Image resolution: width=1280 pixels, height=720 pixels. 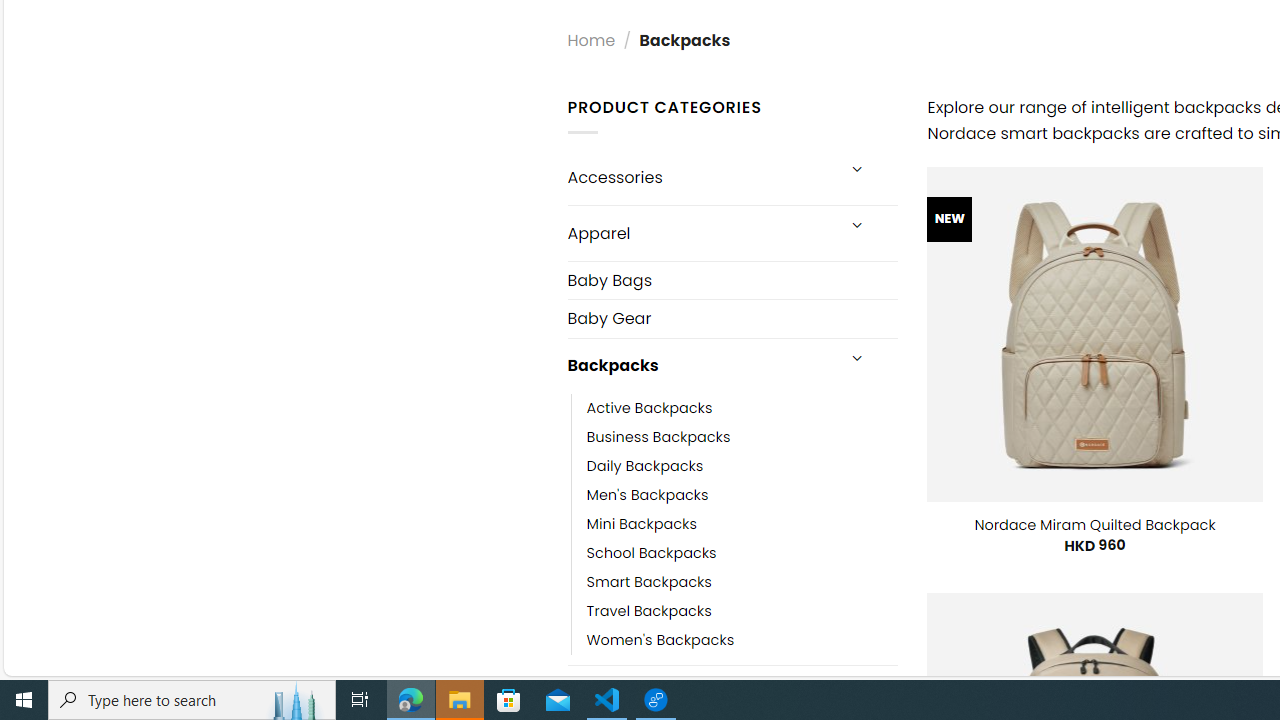 I want to click on 'Home', so click(x=590, y=39).